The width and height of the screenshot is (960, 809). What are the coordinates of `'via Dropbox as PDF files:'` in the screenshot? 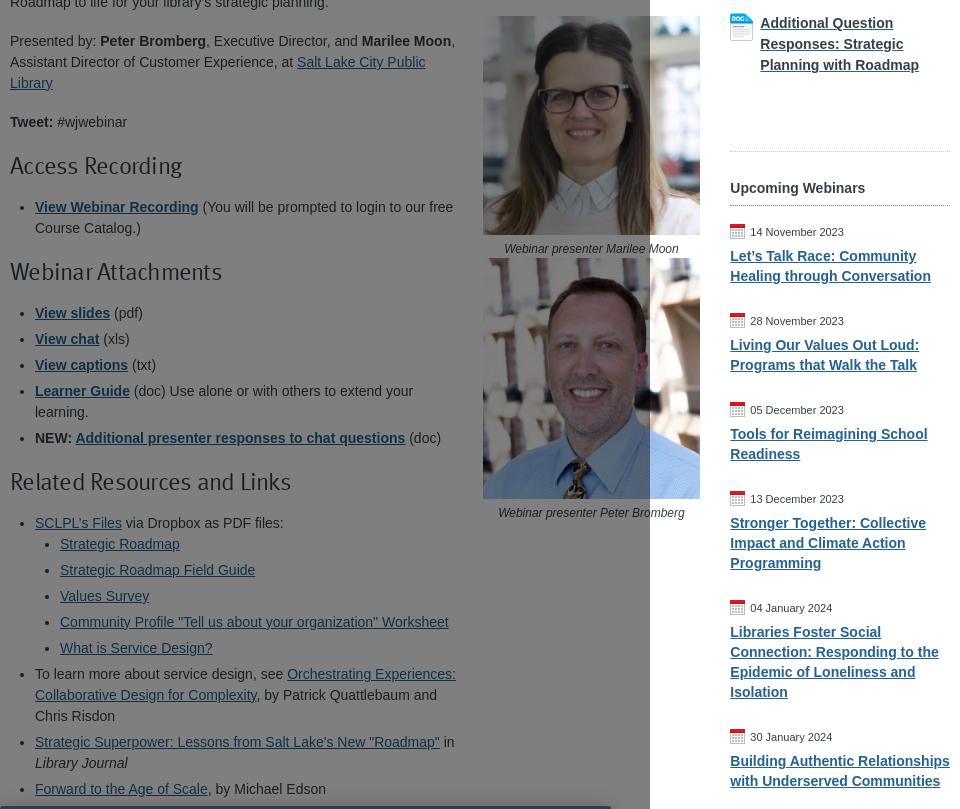 It's located at (201, 522).